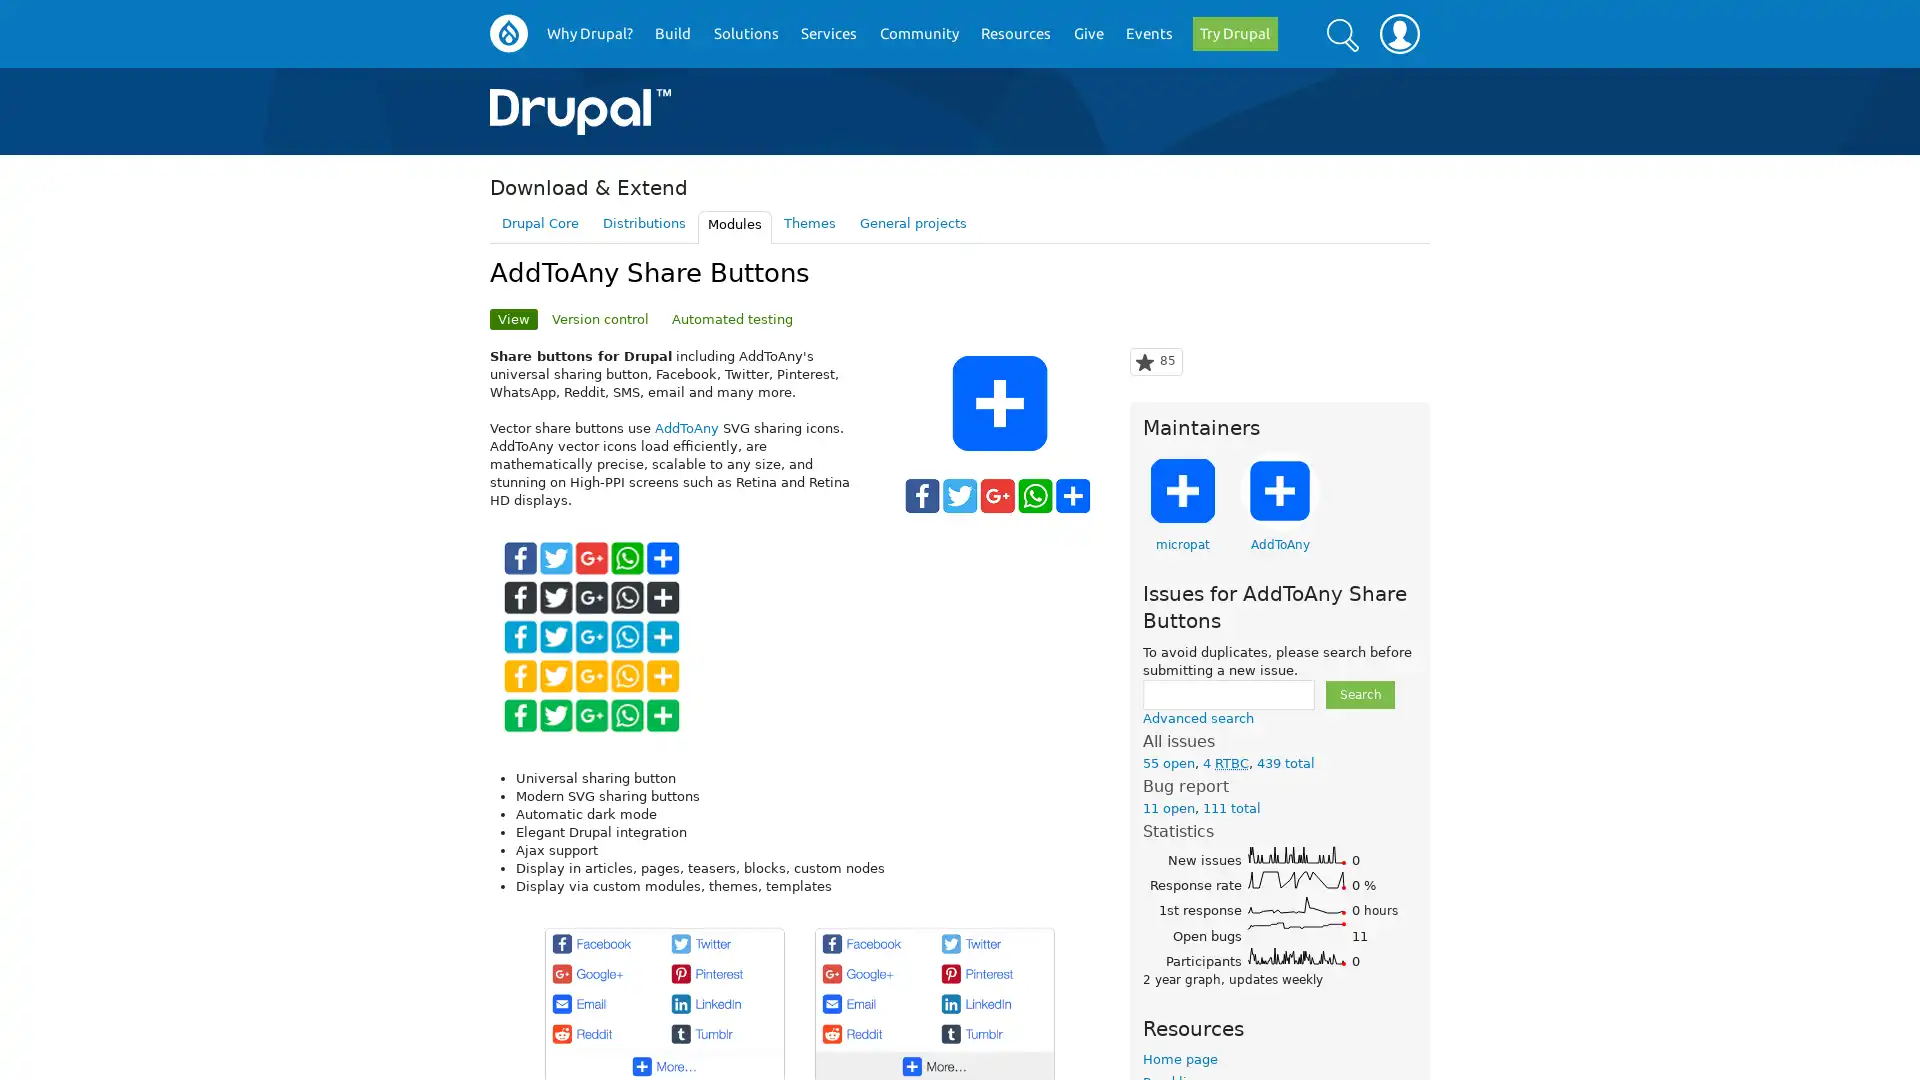 The height and width of the screenshot is (1080, 1920). Describe the element at coordinates (1342, 34) in the screenshot. I see `Search` at that location.